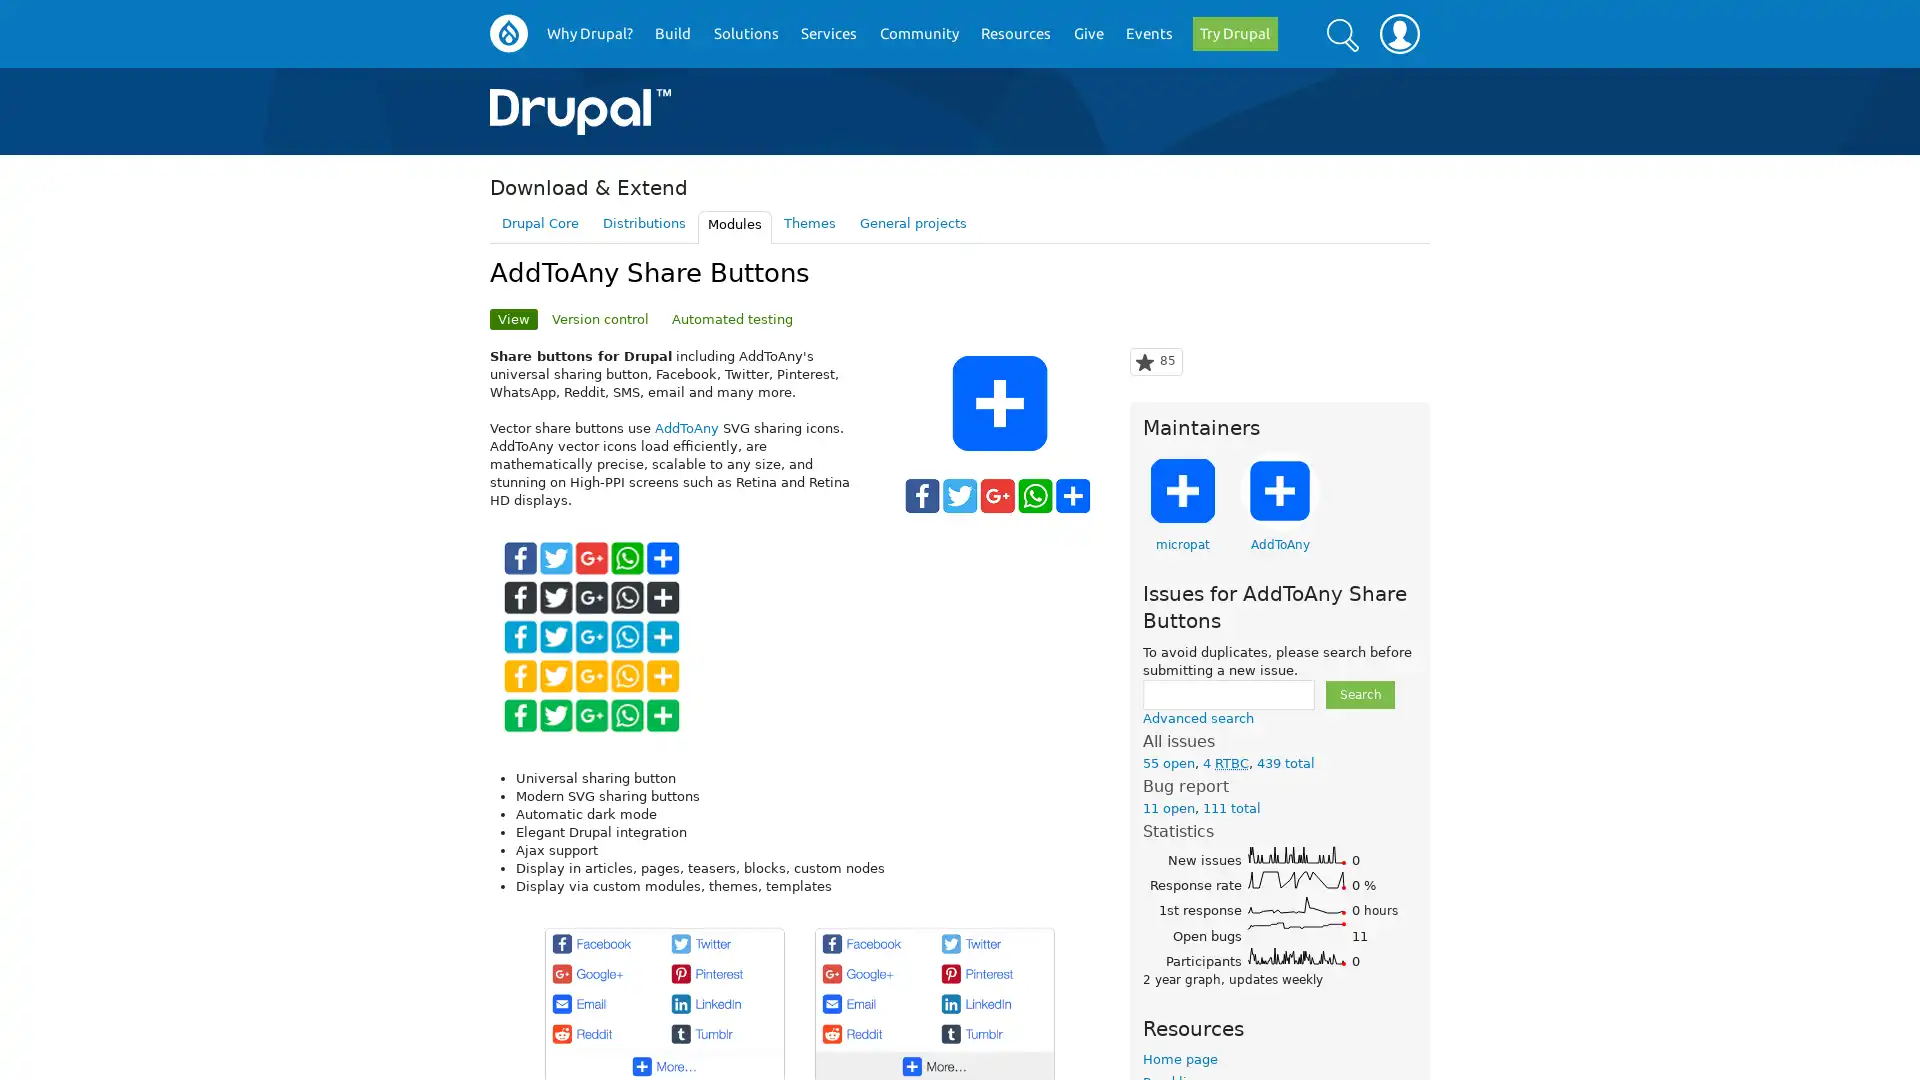 The height and width of the screenshot is (1080, 1920). Describe the element at coordinates (1342, 34) in the screenshot. I see `Search` at that location.